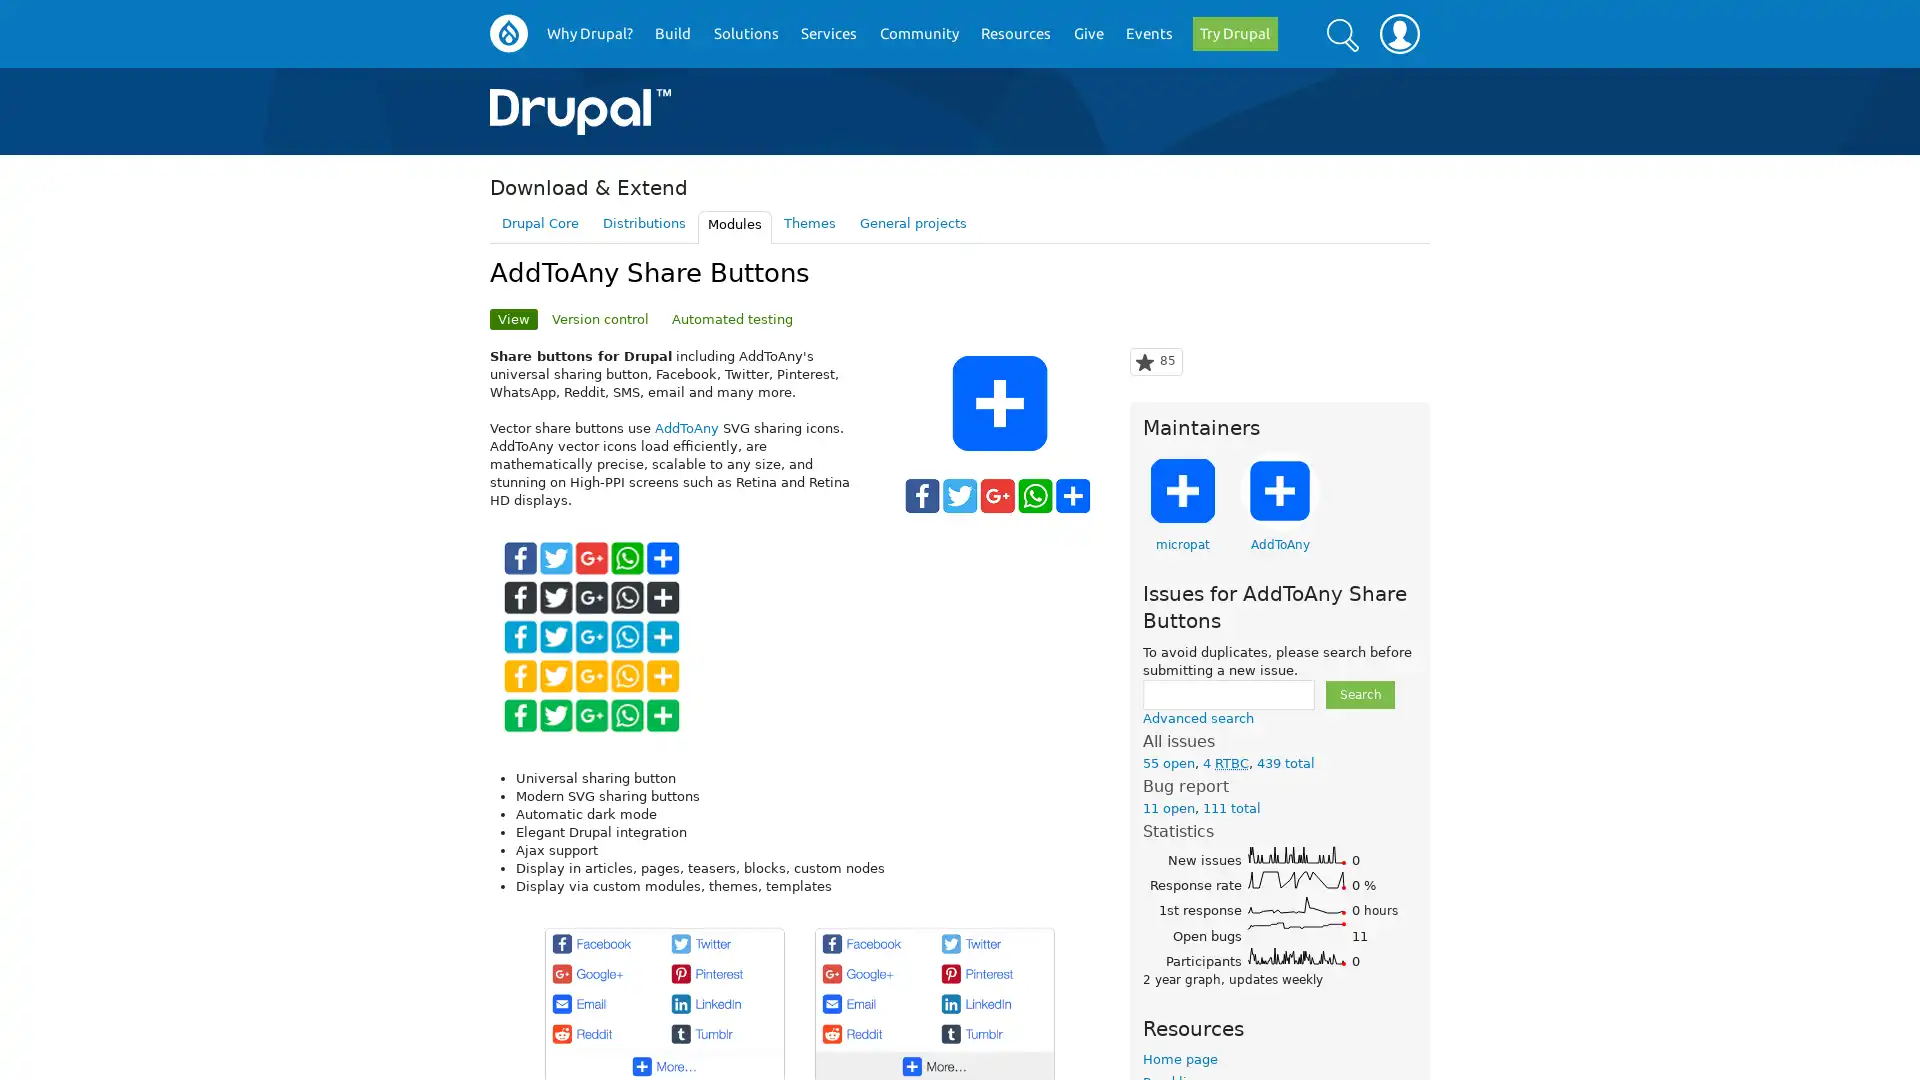 The height and width of the screenshot is (1080, 1920). Describe the element at coordinates (1342, 34) in the screenshot. I see `Search` at that location.